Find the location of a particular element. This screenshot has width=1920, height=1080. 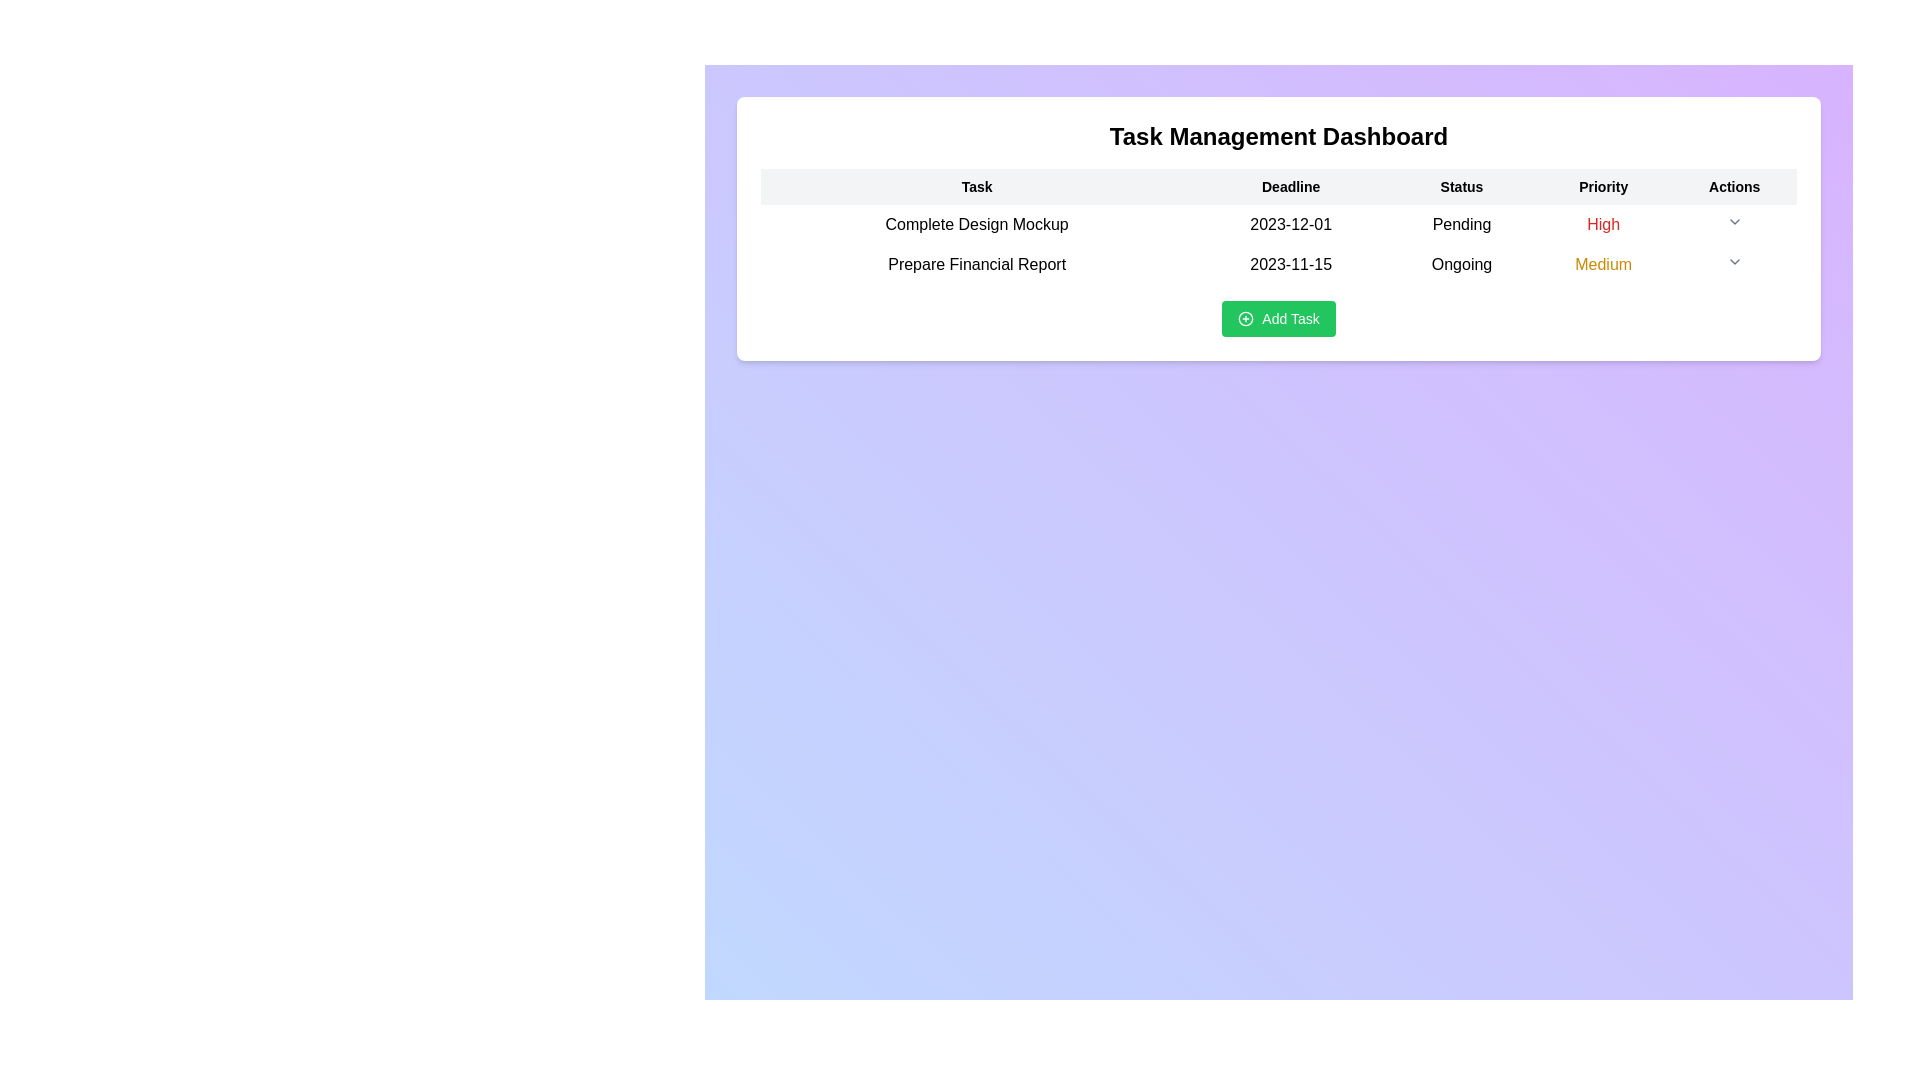

the green circular icon with a plus sign located to the left of the 'Add Task' text to invoke the 'Add Task' functionality is located at coordinates (1245, 318).